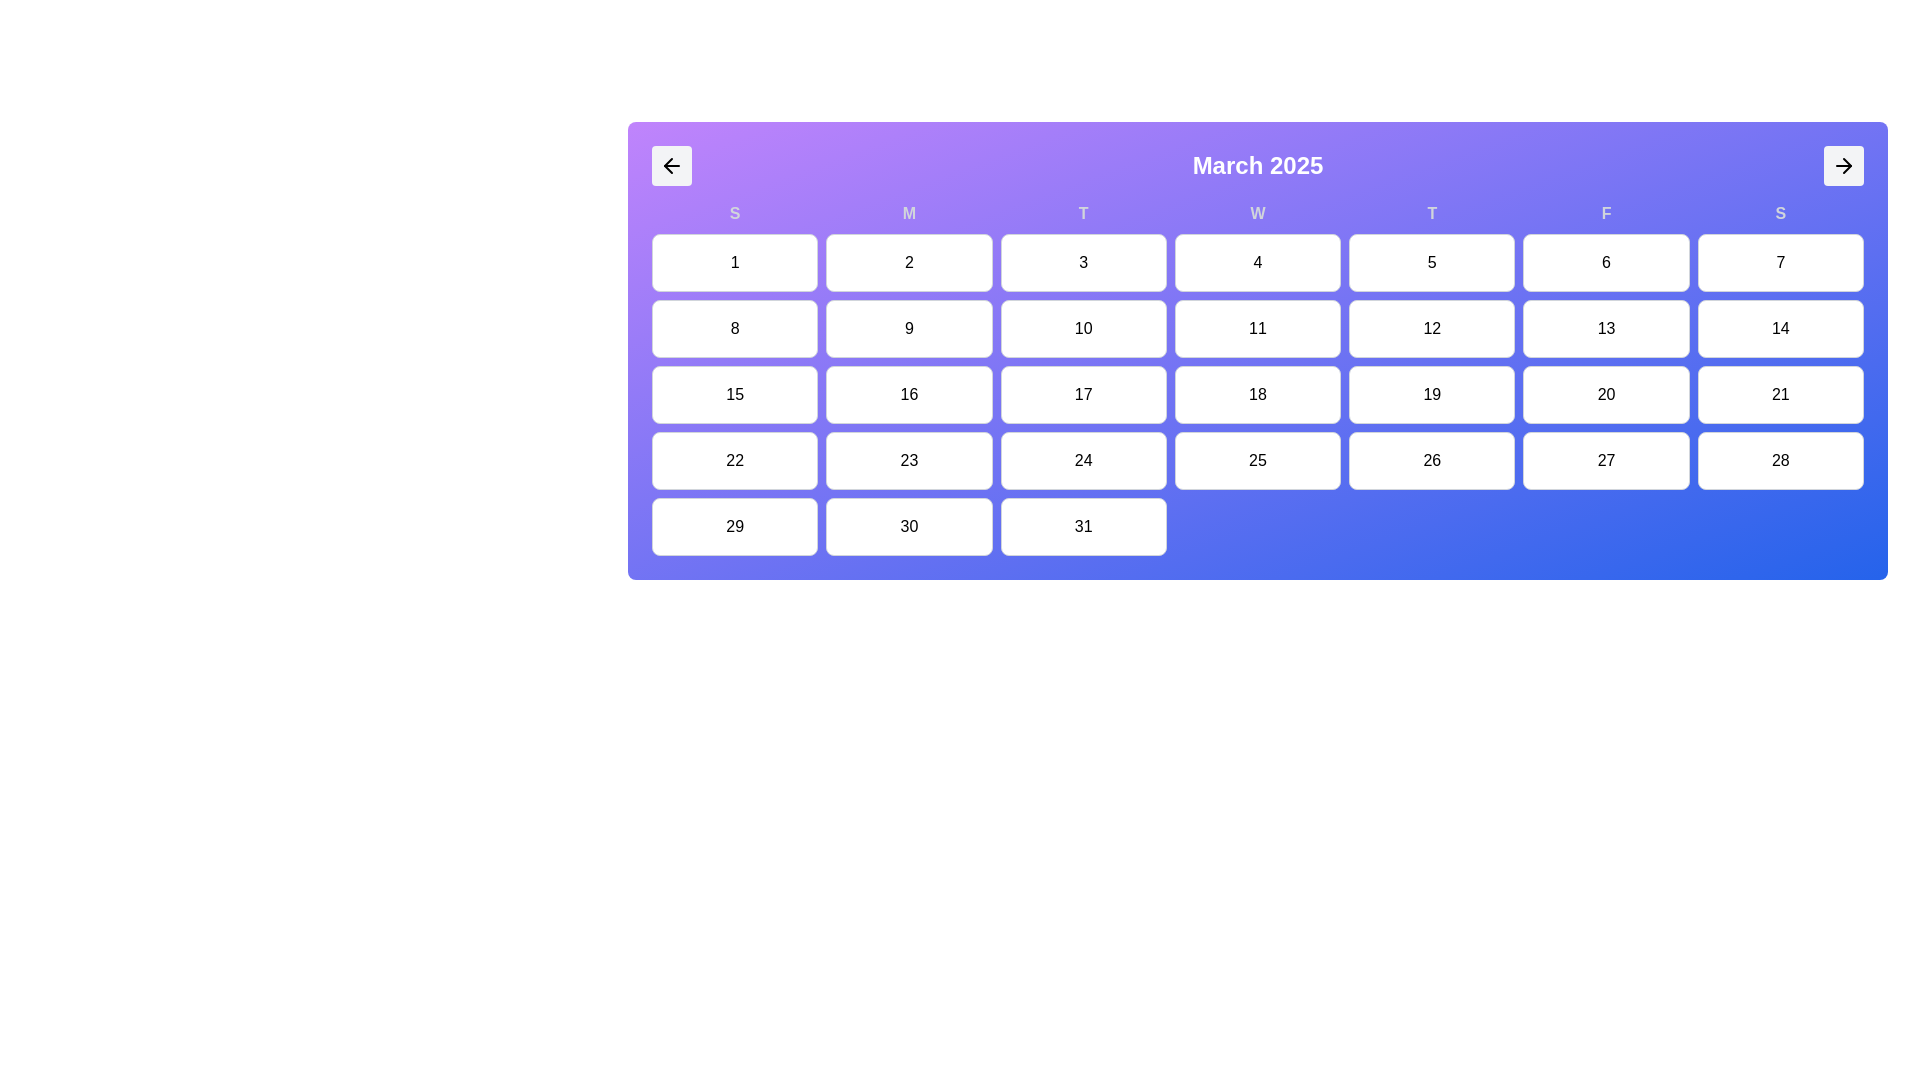  Describe the element at coordinates (908, 461) in the screenshot. I see `the clickable calendar day cell displaying '23', located in the fifth row and second column of the grid under the 'M' column` at that location.